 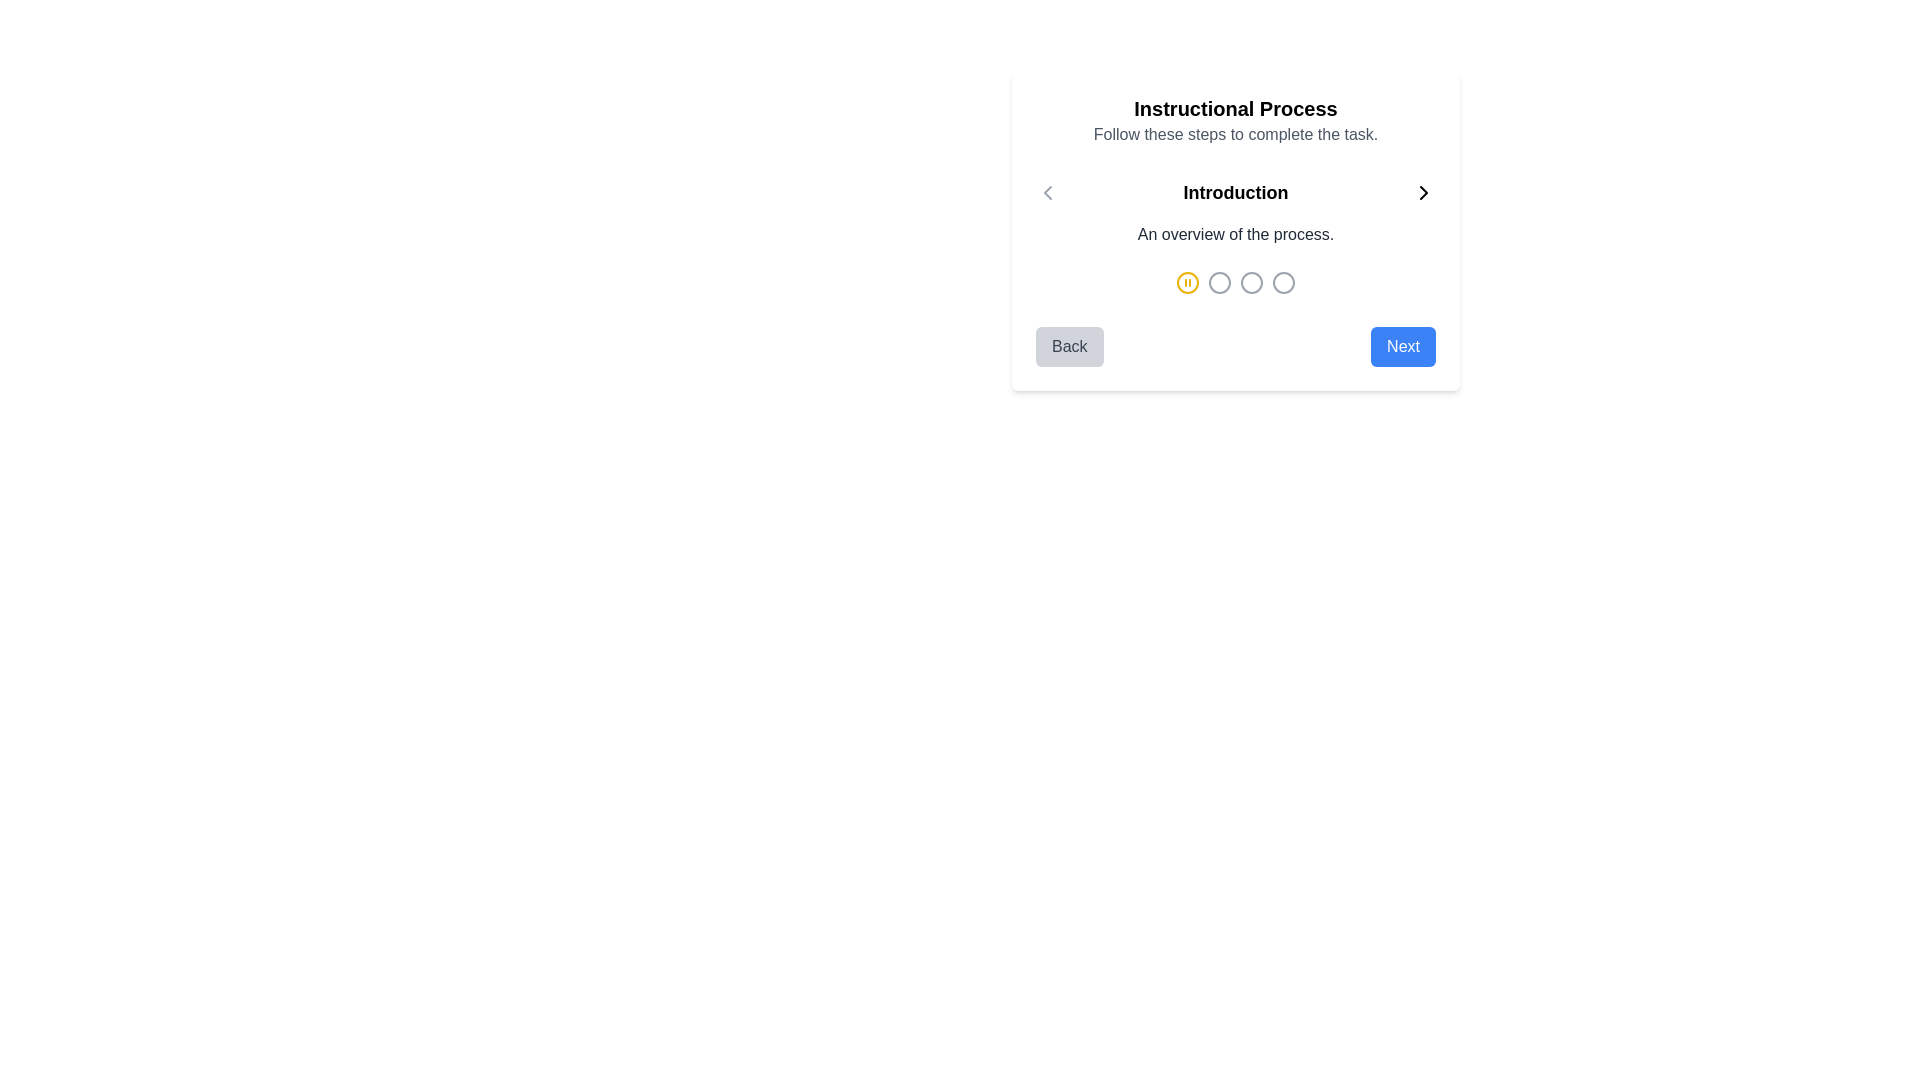 I want to click on the fourth Circle icon in the step indicator UI component, so click(x=1283, y=282).